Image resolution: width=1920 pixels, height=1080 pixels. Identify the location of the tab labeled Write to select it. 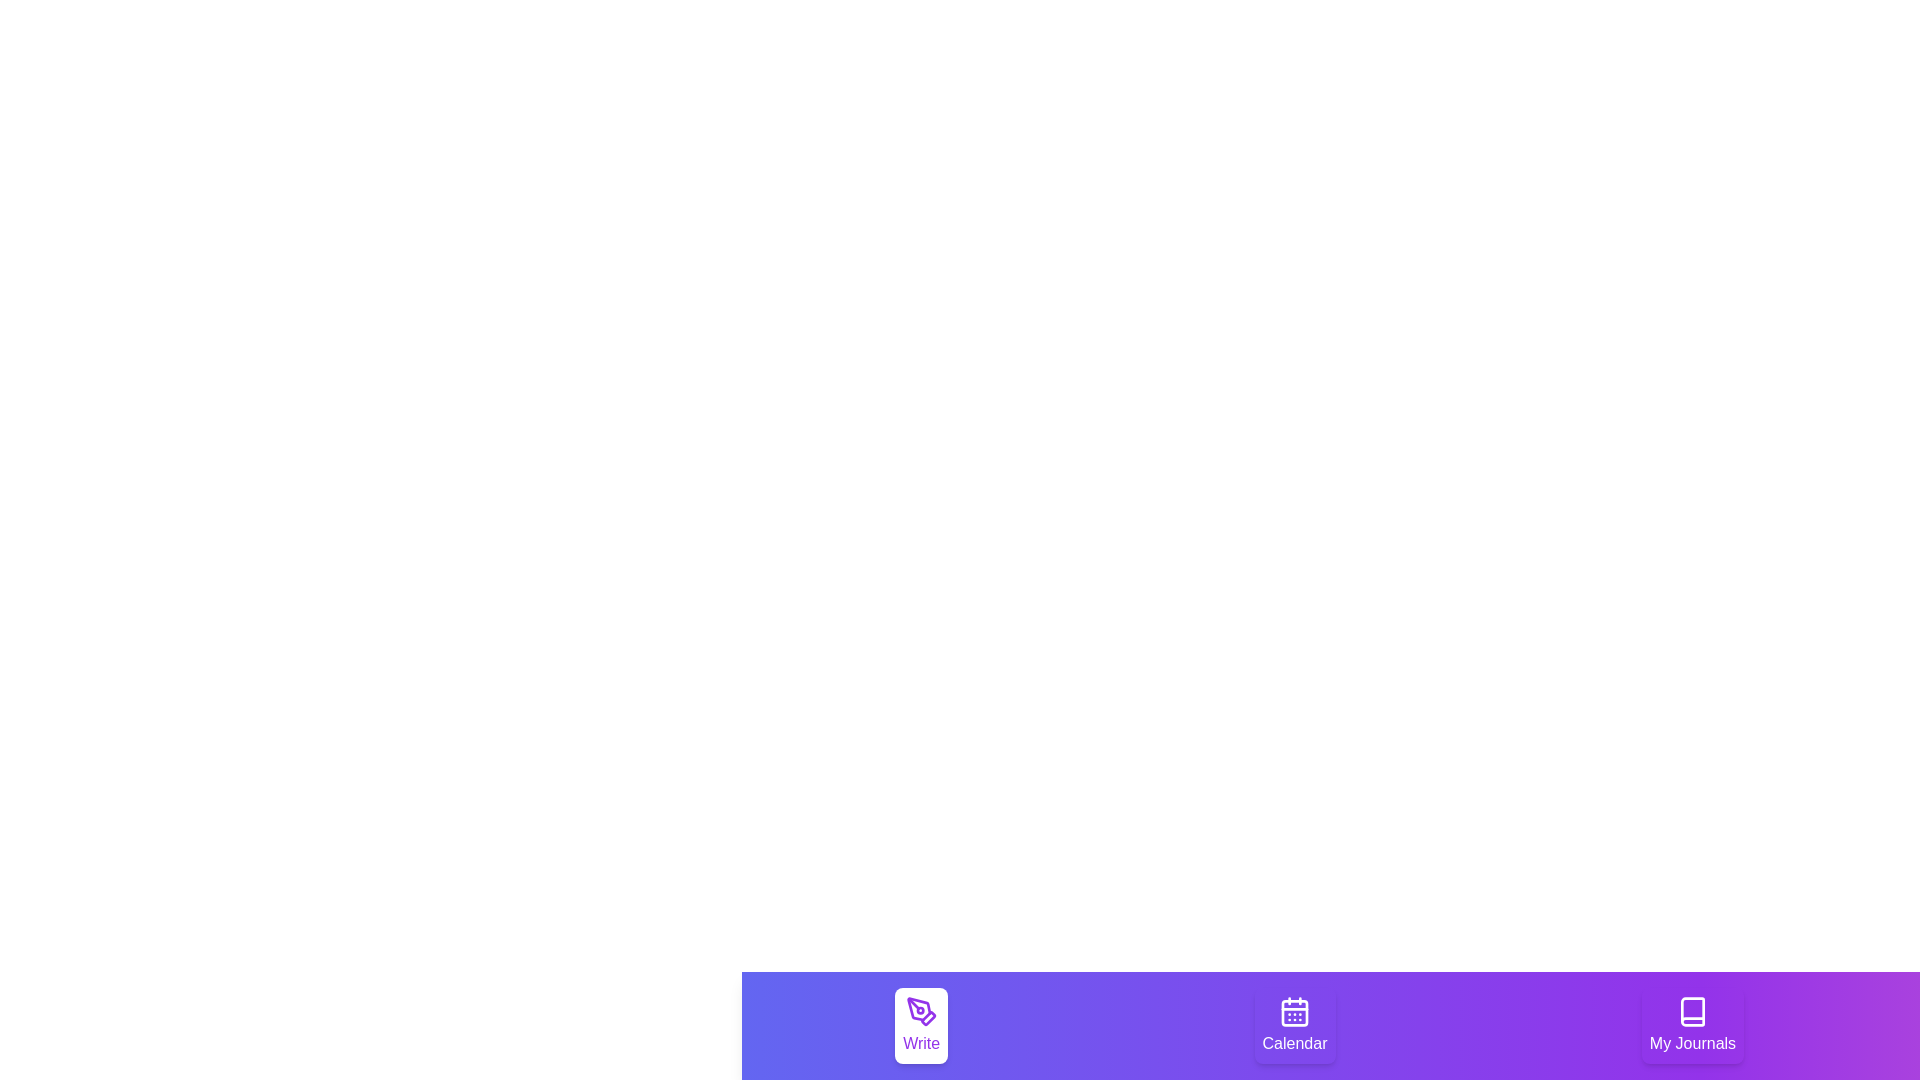
(920, 1026).